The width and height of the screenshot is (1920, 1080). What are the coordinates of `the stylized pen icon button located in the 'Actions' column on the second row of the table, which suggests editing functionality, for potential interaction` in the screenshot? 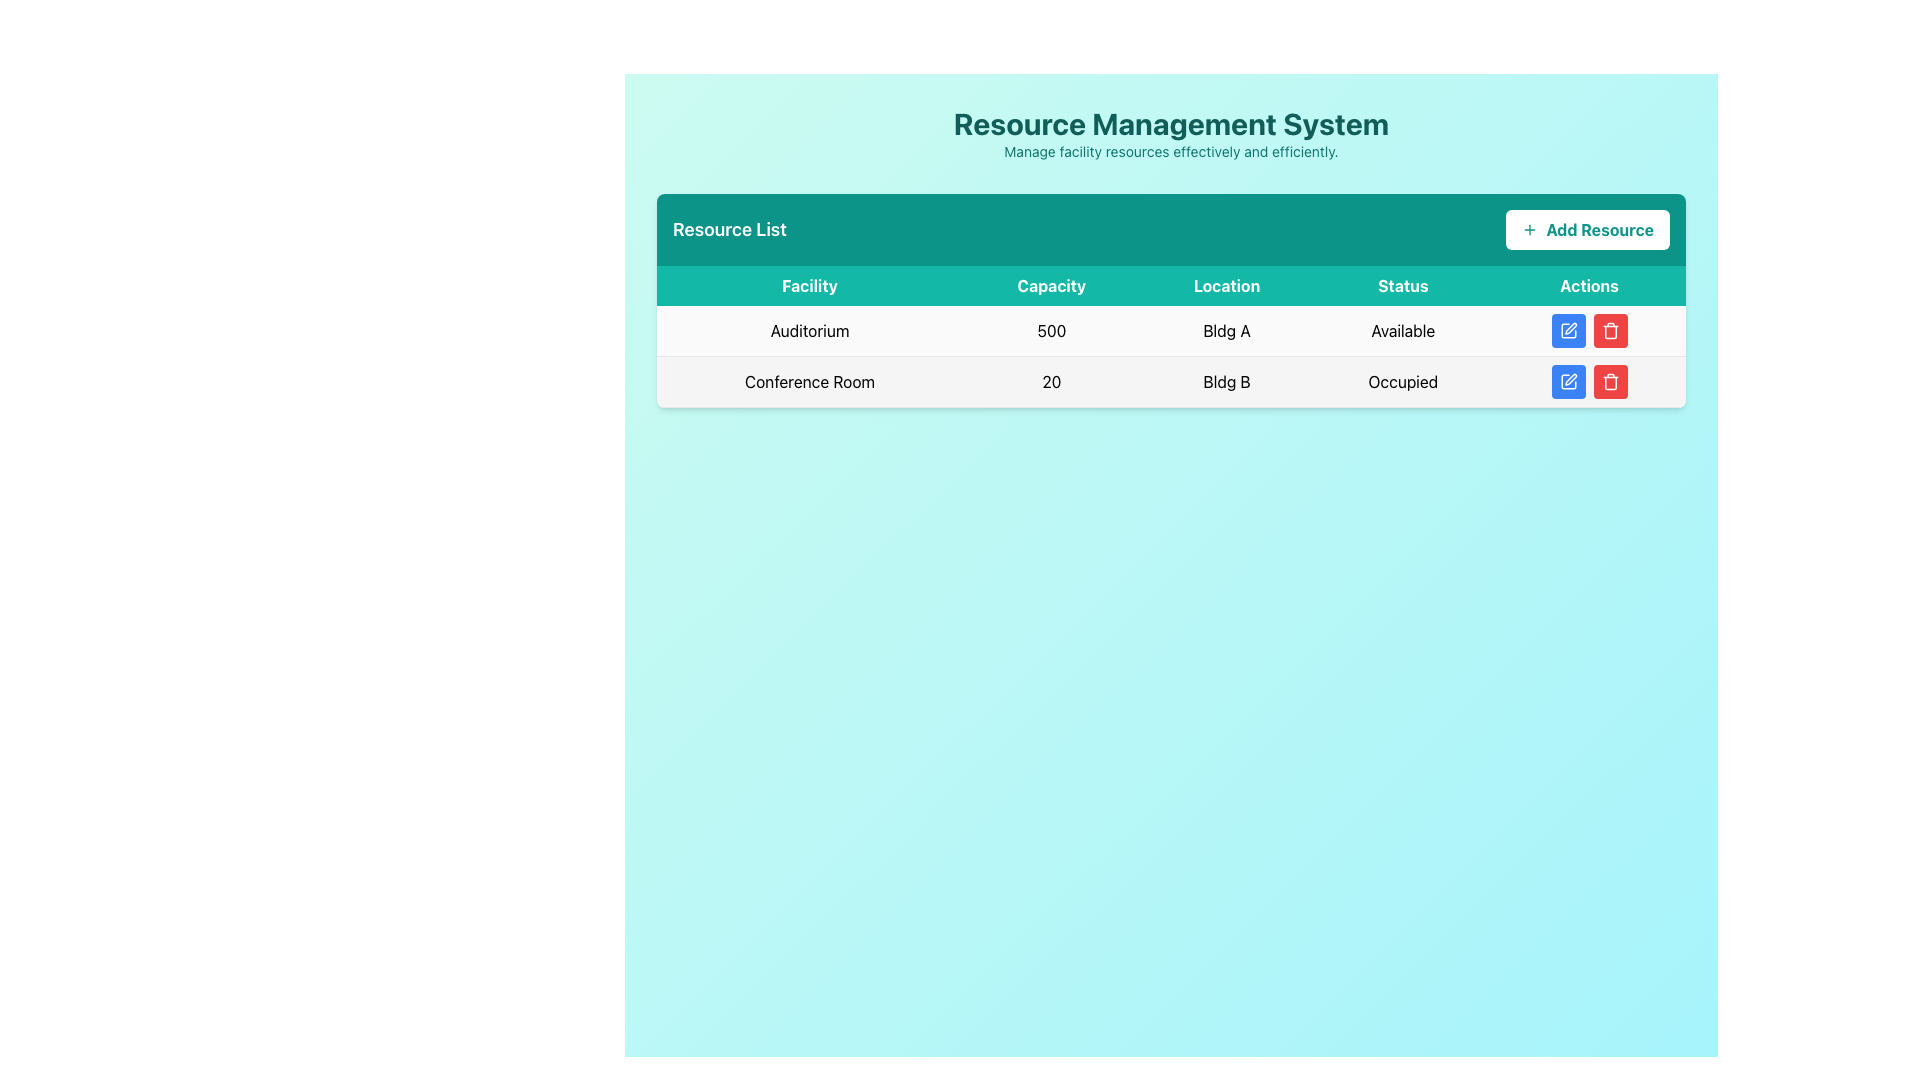 It's located at (1569, 327).